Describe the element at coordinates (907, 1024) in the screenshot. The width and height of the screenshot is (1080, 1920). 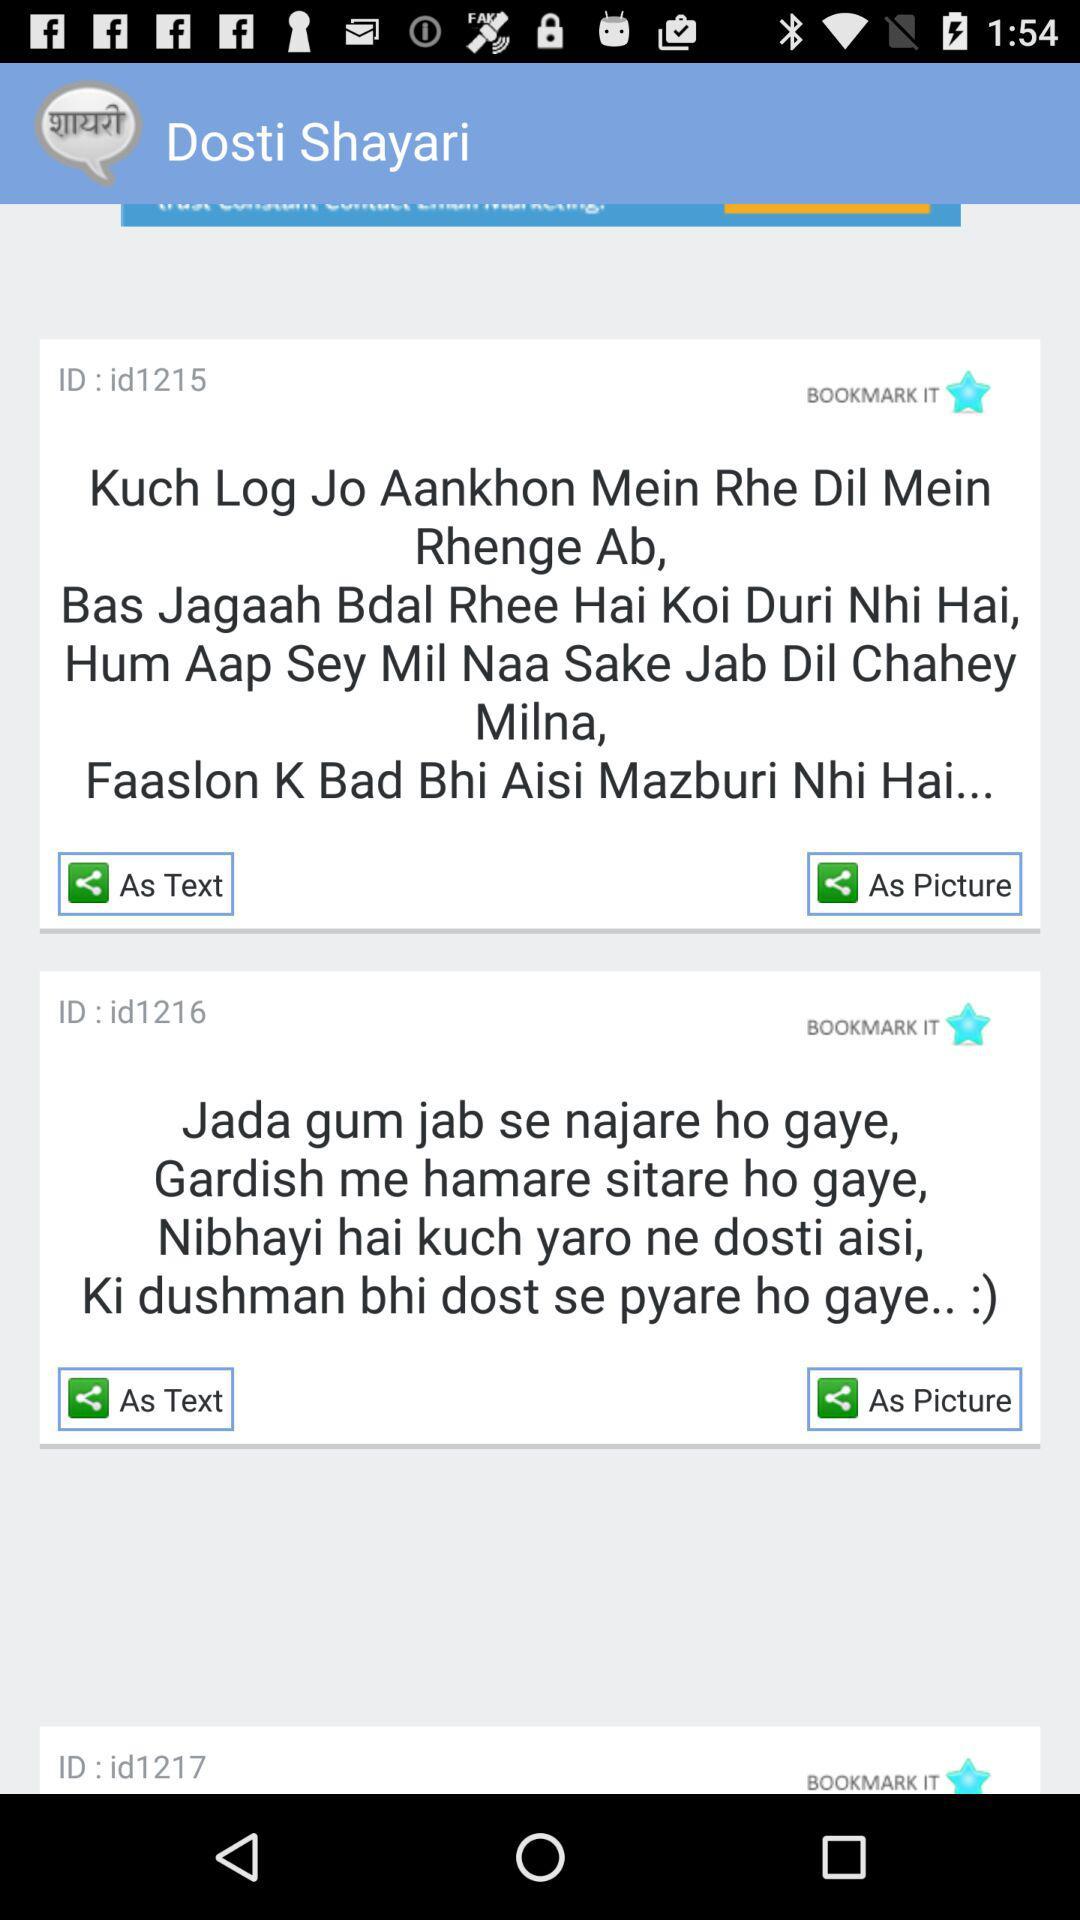
I see `bookmark` at that location.